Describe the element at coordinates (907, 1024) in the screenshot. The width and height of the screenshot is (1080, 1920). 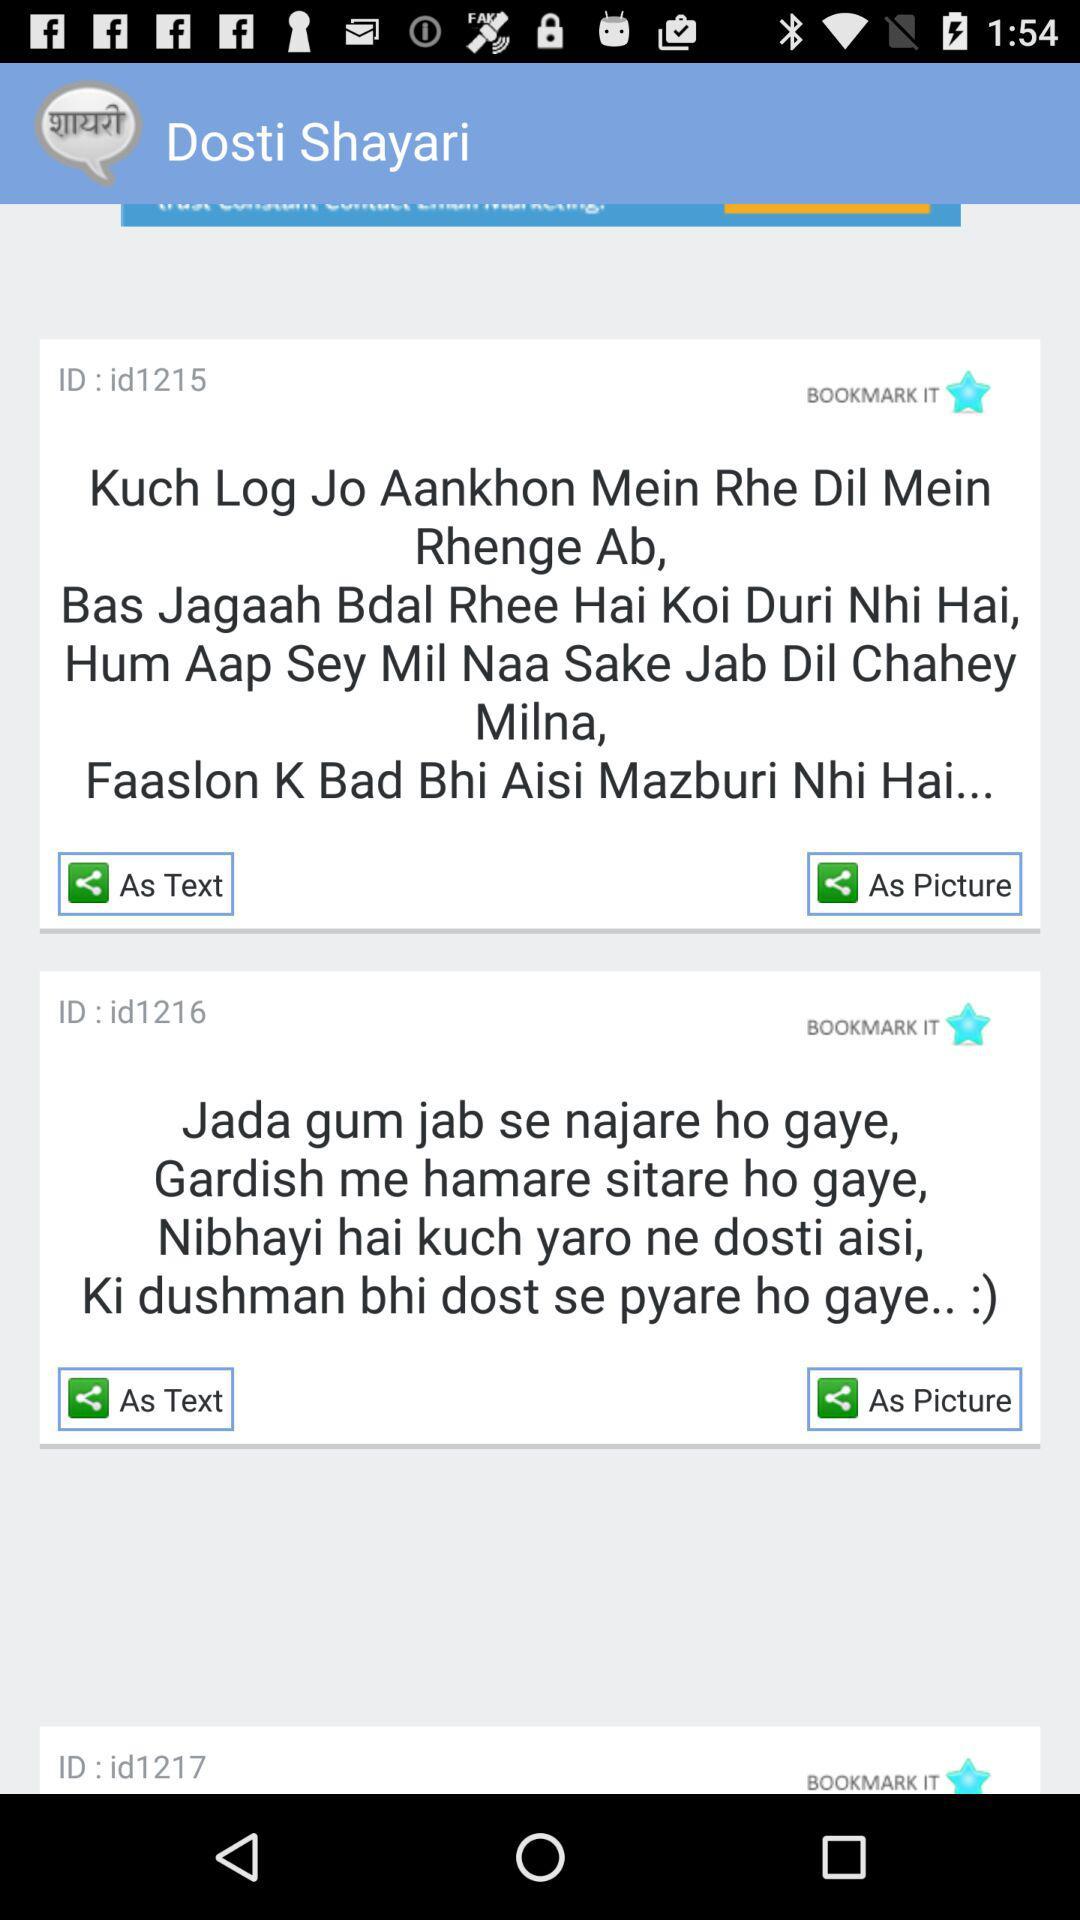
I see `bookmark` at that location.